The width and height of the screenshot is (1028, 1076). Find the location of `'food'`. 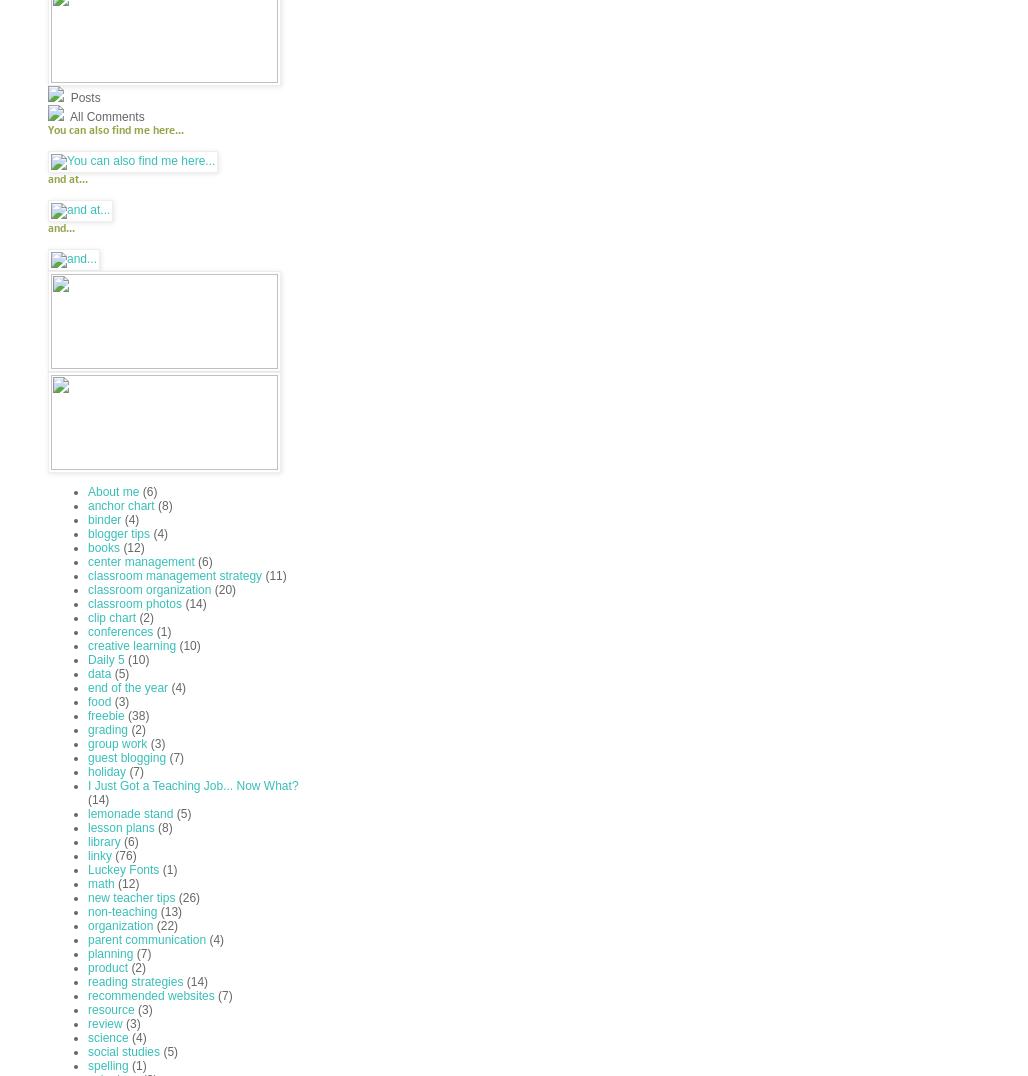

'food' is located at coordinates (86, 701).